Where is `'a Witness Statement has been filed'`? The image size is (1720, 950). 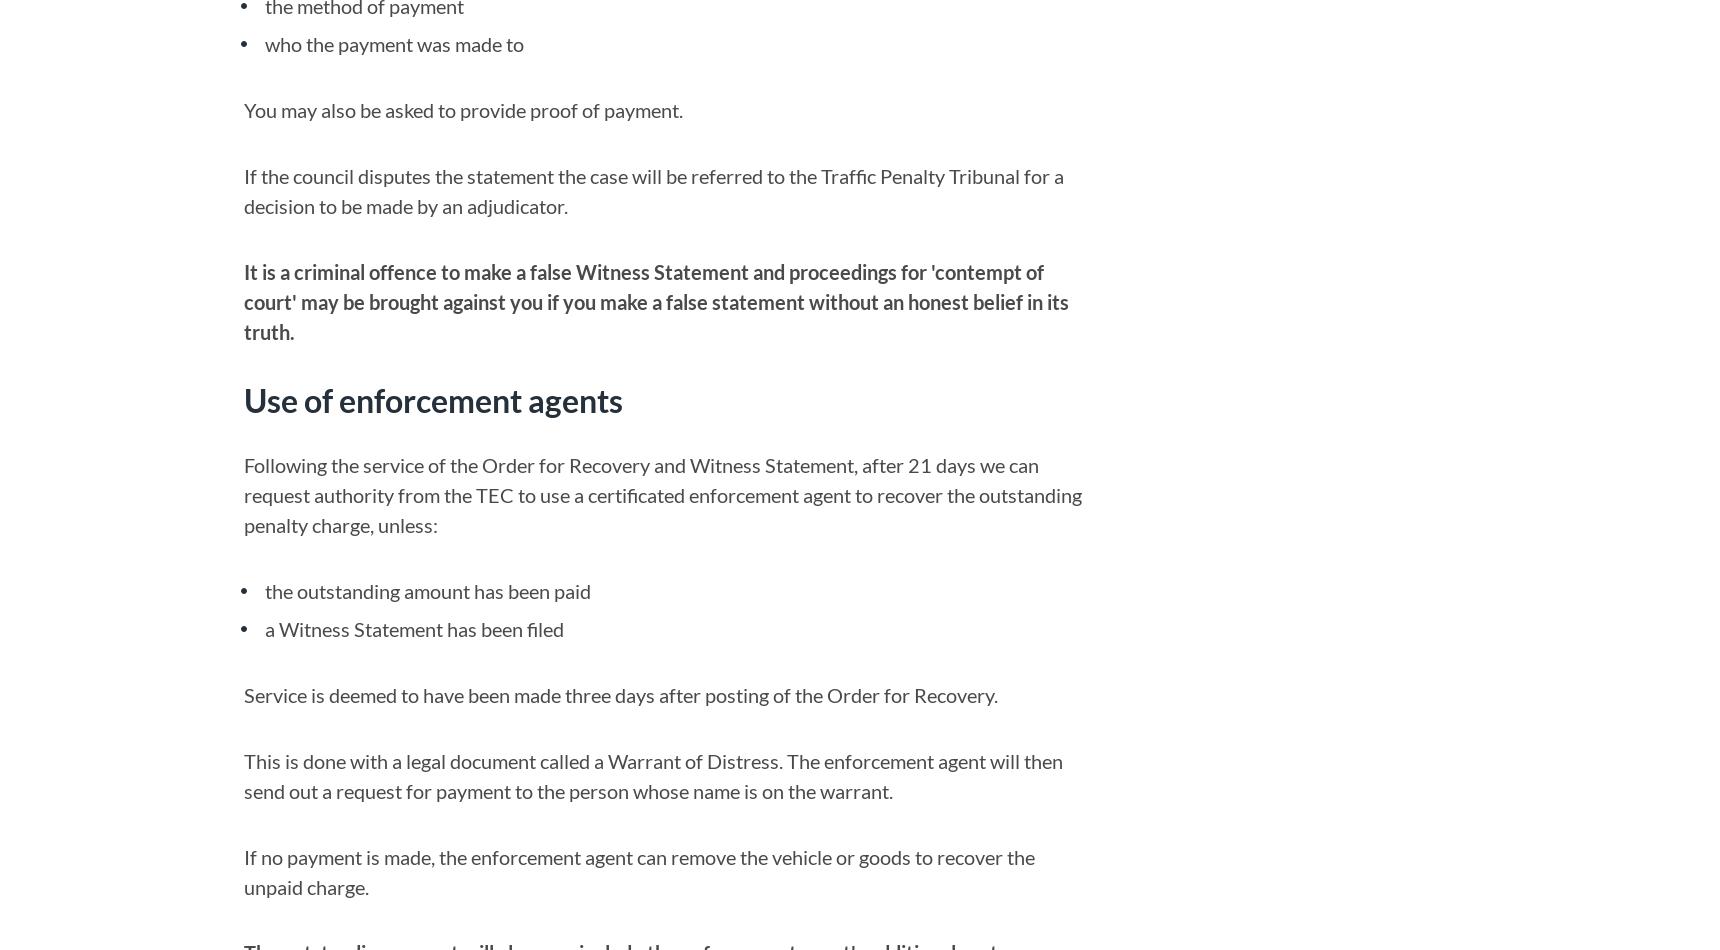
'a Witness Statement has been filed' is located at coordinates (414, 628).